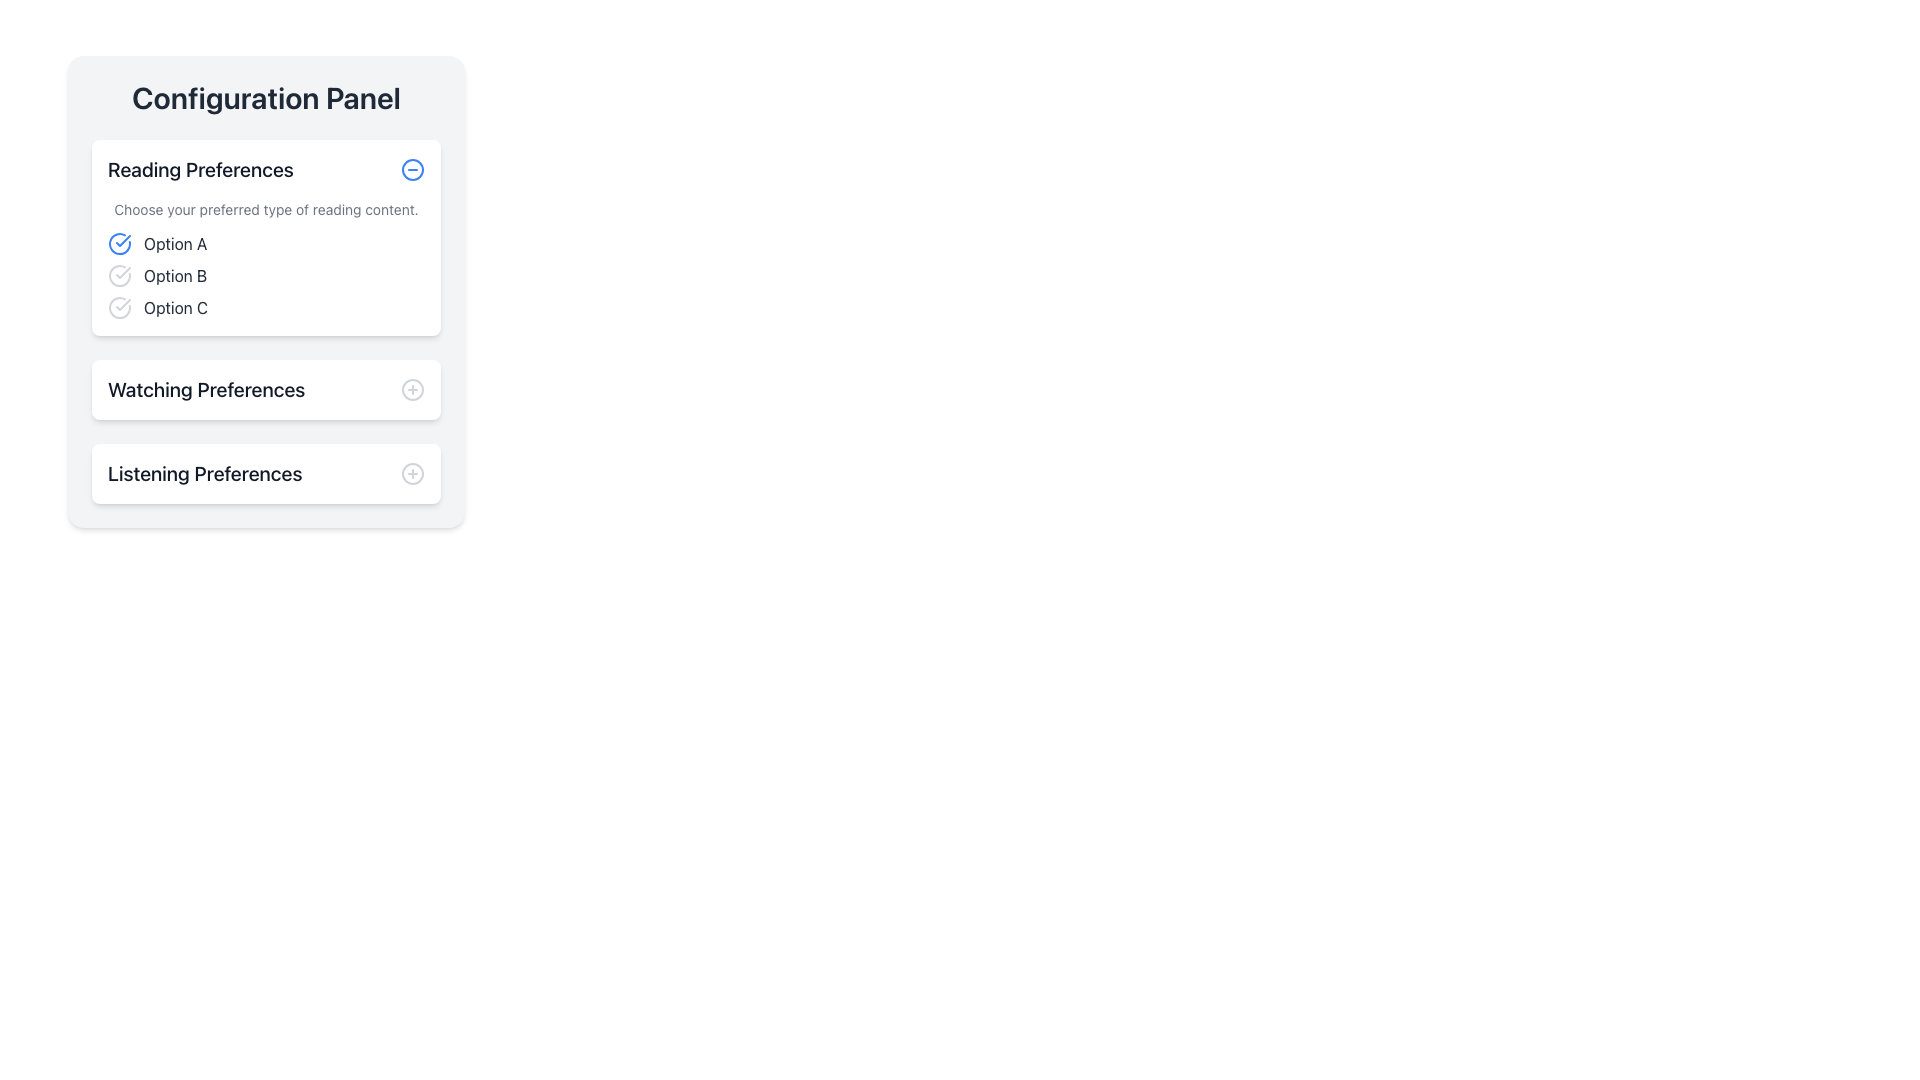 The height and width of the screenshot is (1080, 1920). I want to click on the 'Reading Preferences' section header for navigation by clicking on the collapsible header that includes a prominent title and a blue minus icon, so click(265, 168).